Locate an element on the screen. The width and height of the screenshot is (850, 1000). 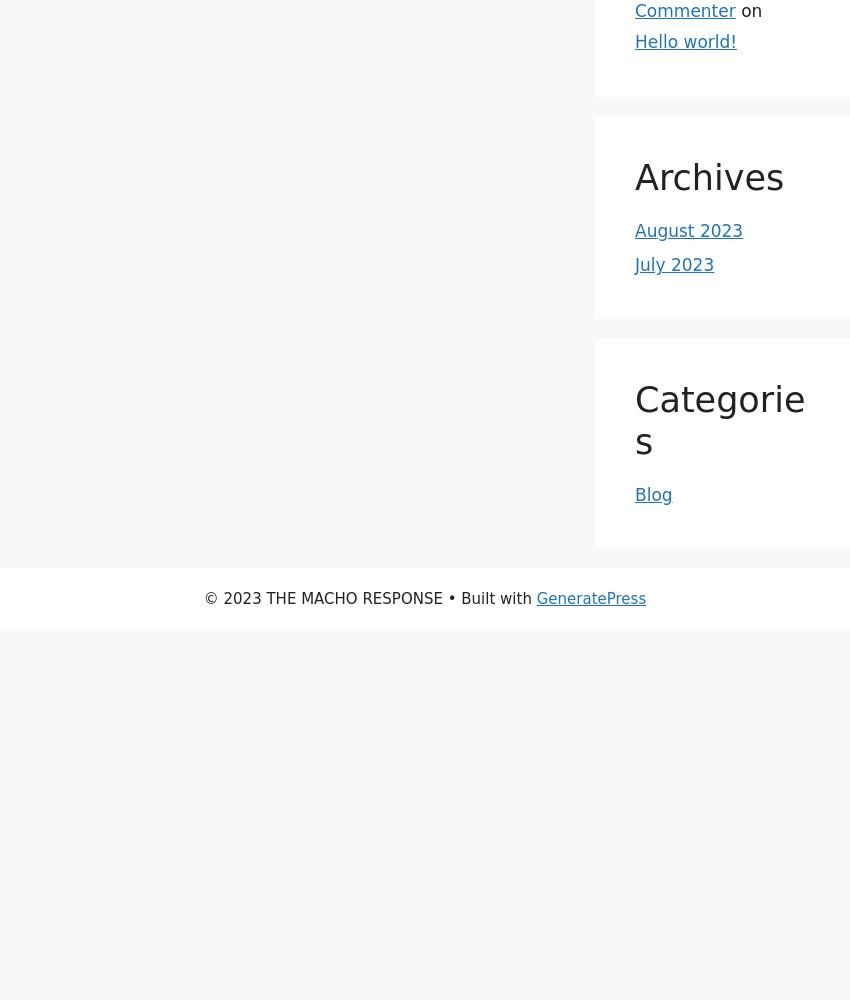
'on' is located at coordinates (748, 11).